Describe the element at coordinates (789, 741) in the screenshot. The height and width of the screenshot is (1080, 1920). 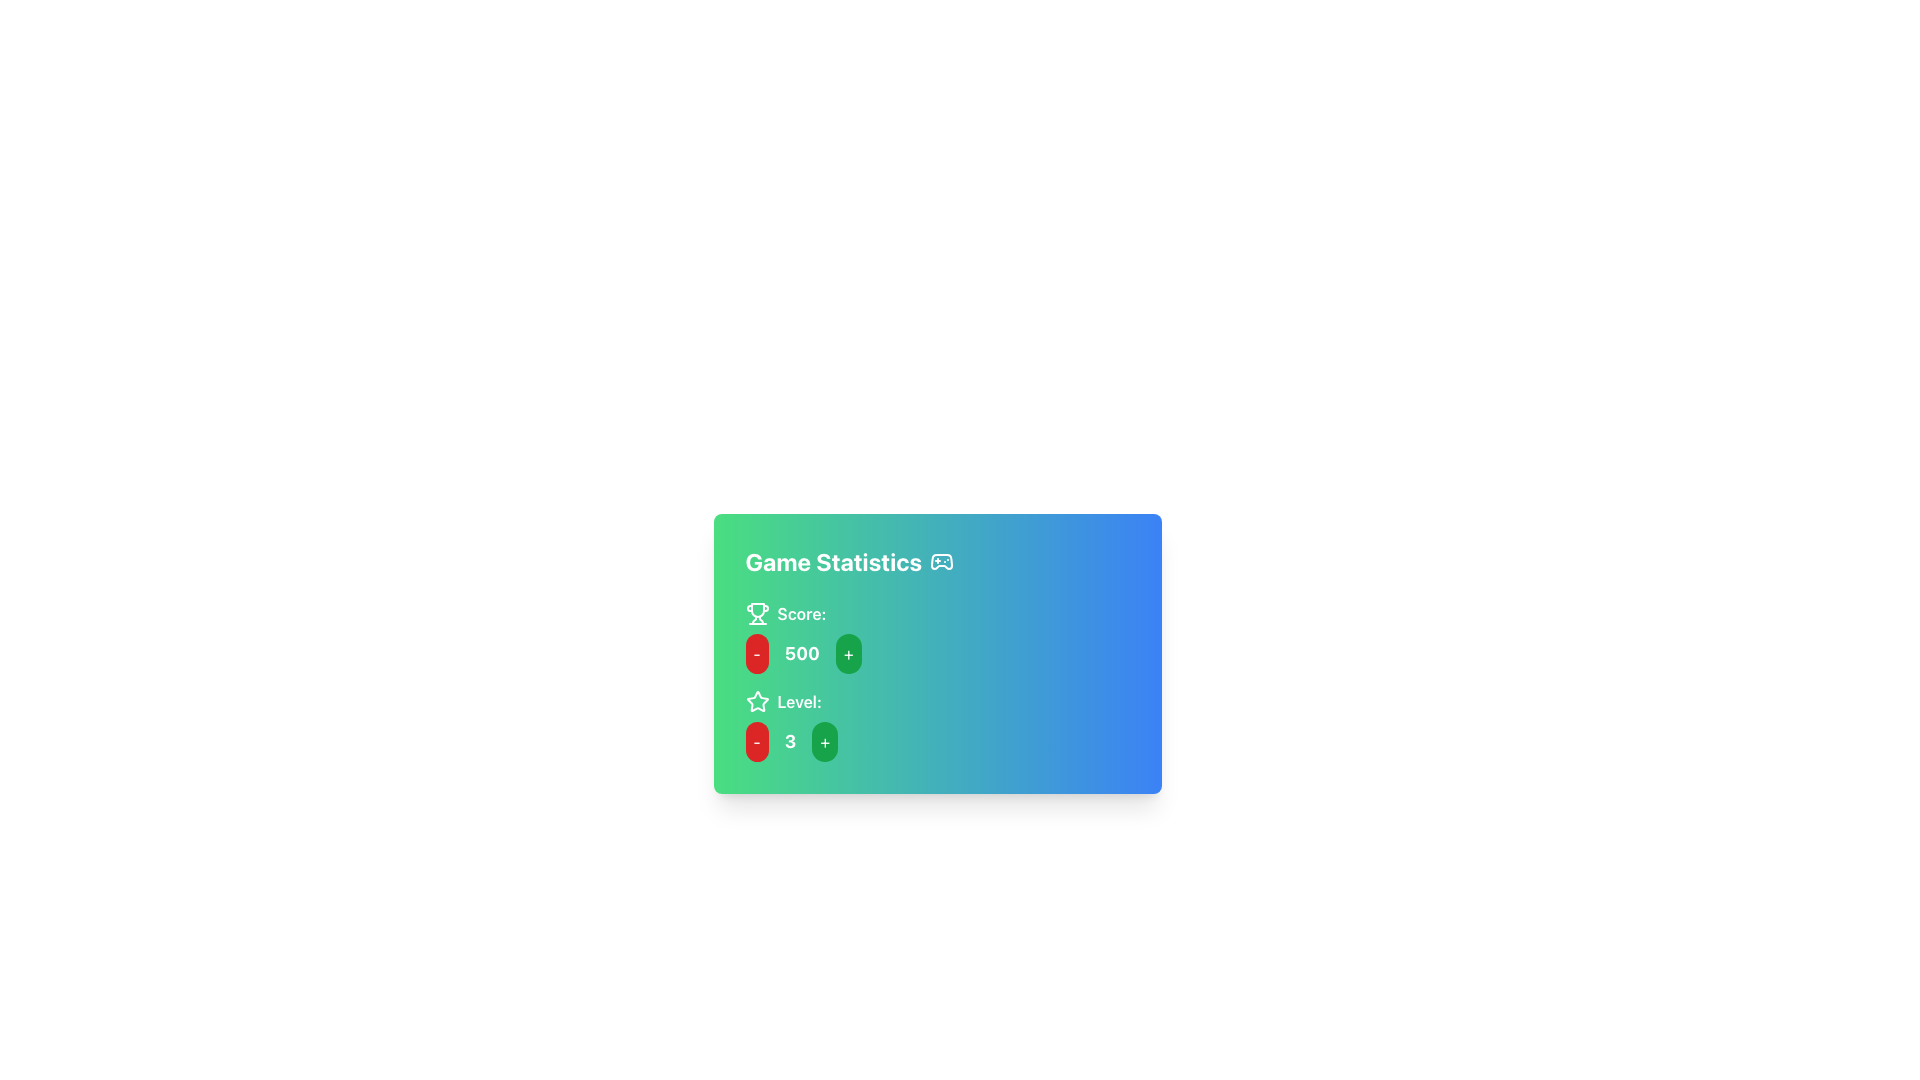
I see `current value displayed in the static text element showing '3' associated with 'Level', which is centrally positioned between the red '-' button and the green '+' button under the 'Level' subheading` at that location.